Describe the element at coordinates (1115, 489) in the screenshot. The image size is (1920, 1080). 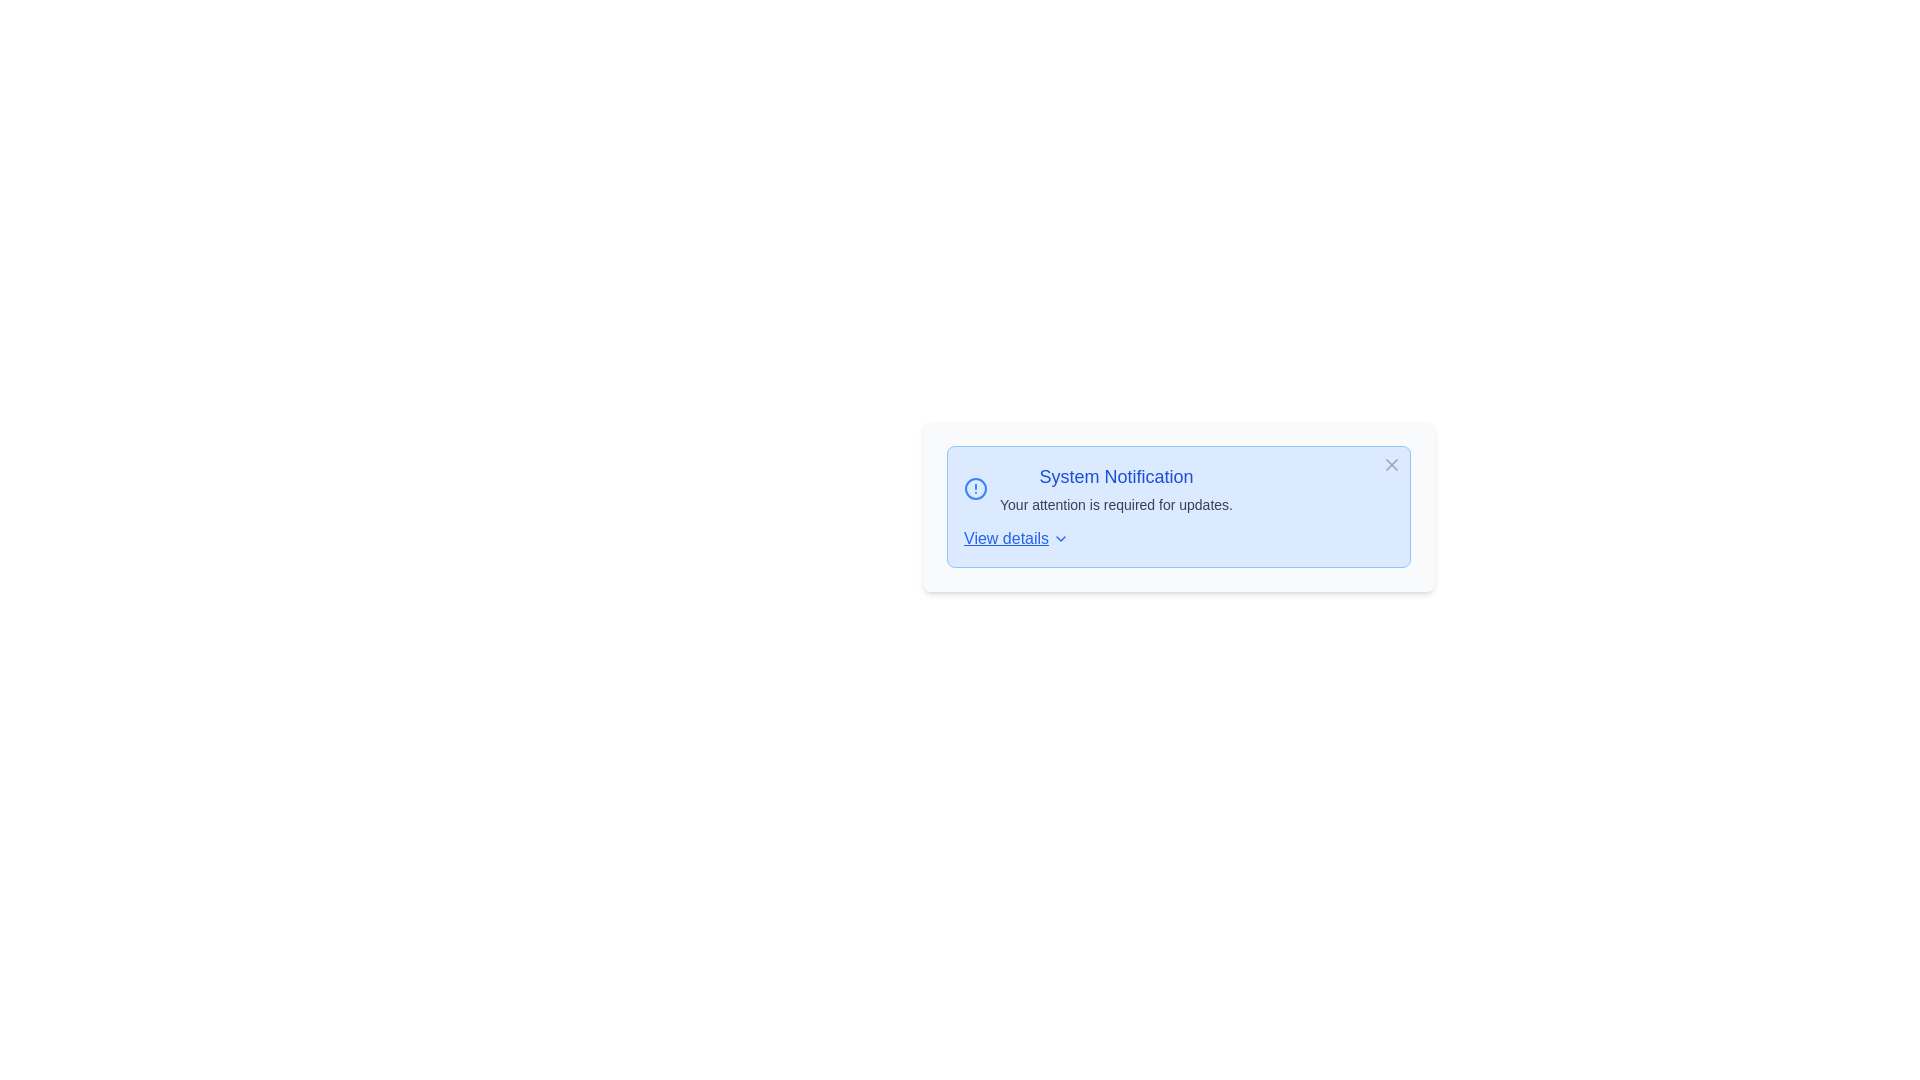
I see `the text element with styled headings that displays 'System Notification' and 'Your attention is required for updates.'` at that location.